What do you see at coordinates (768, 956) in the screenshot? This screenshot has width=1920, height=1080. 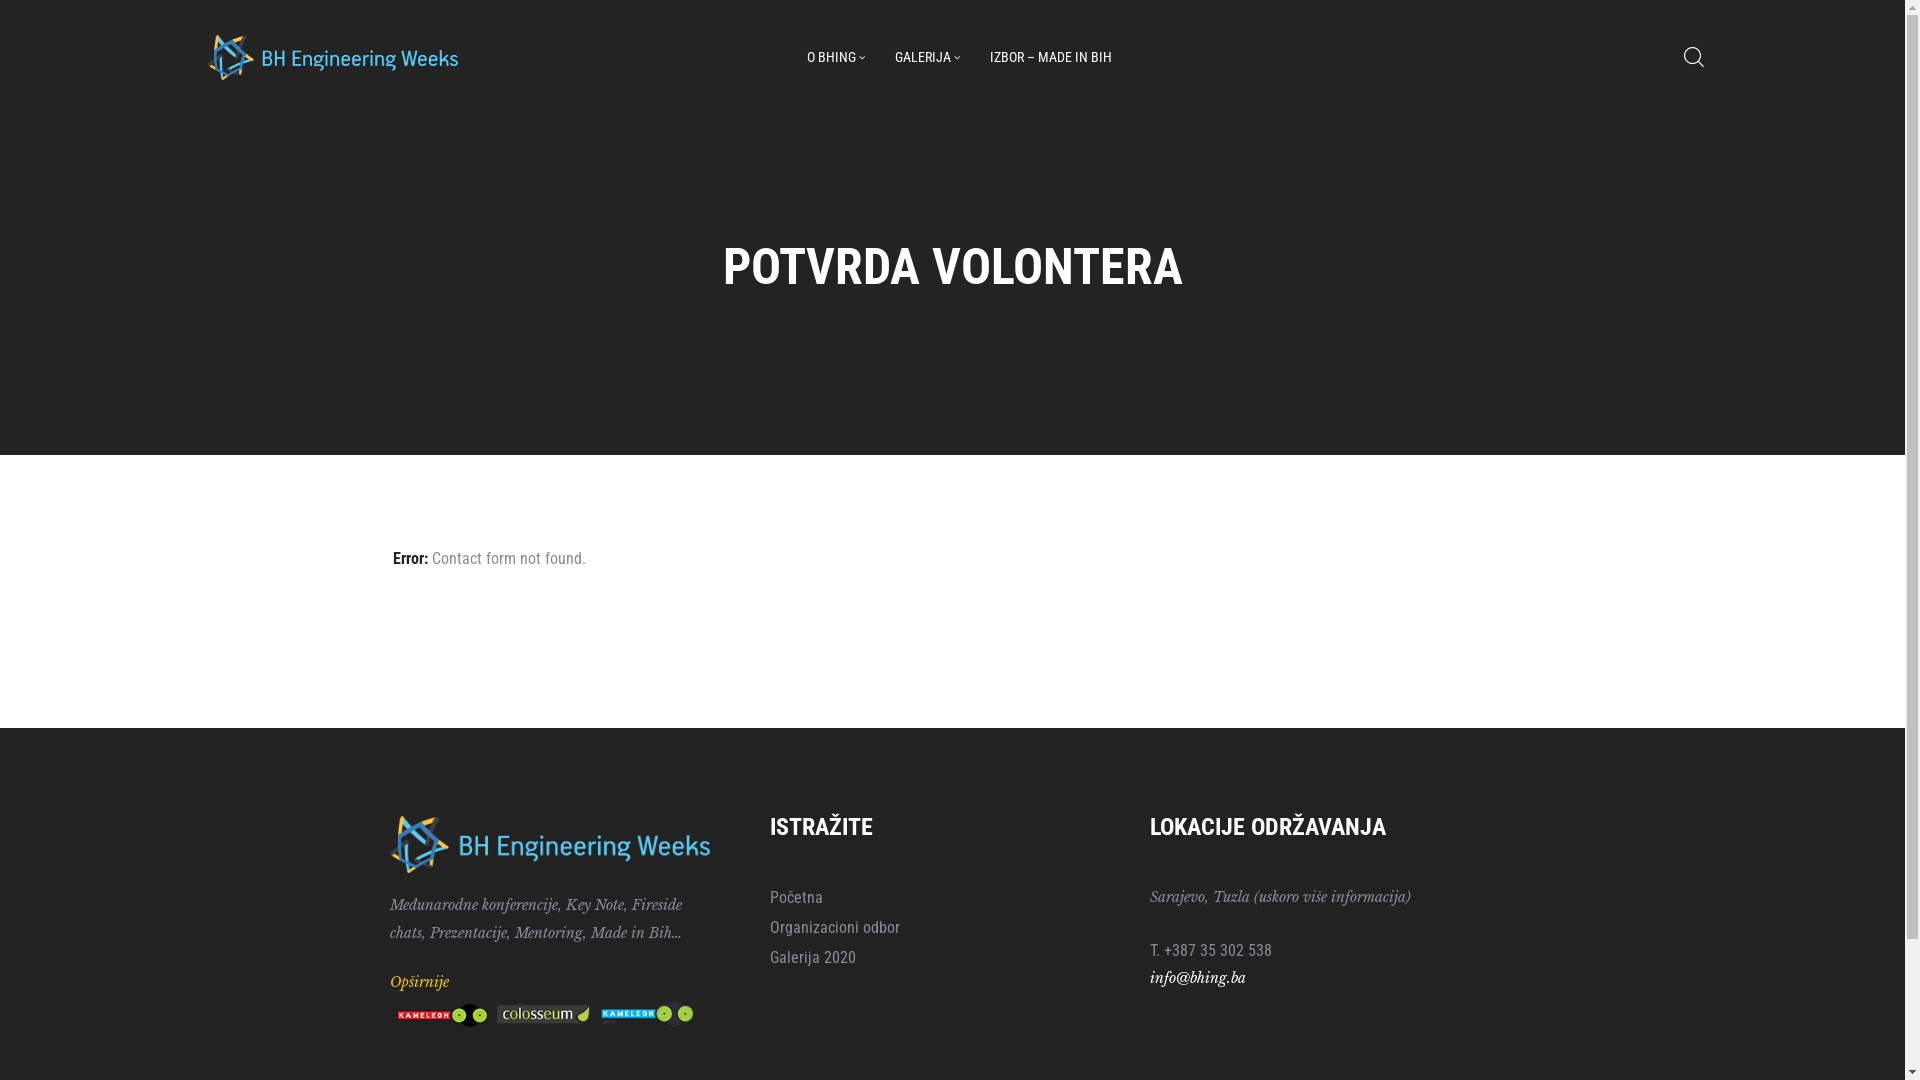 I see `'Galerija 2020'` at bounding box center [768, 956].